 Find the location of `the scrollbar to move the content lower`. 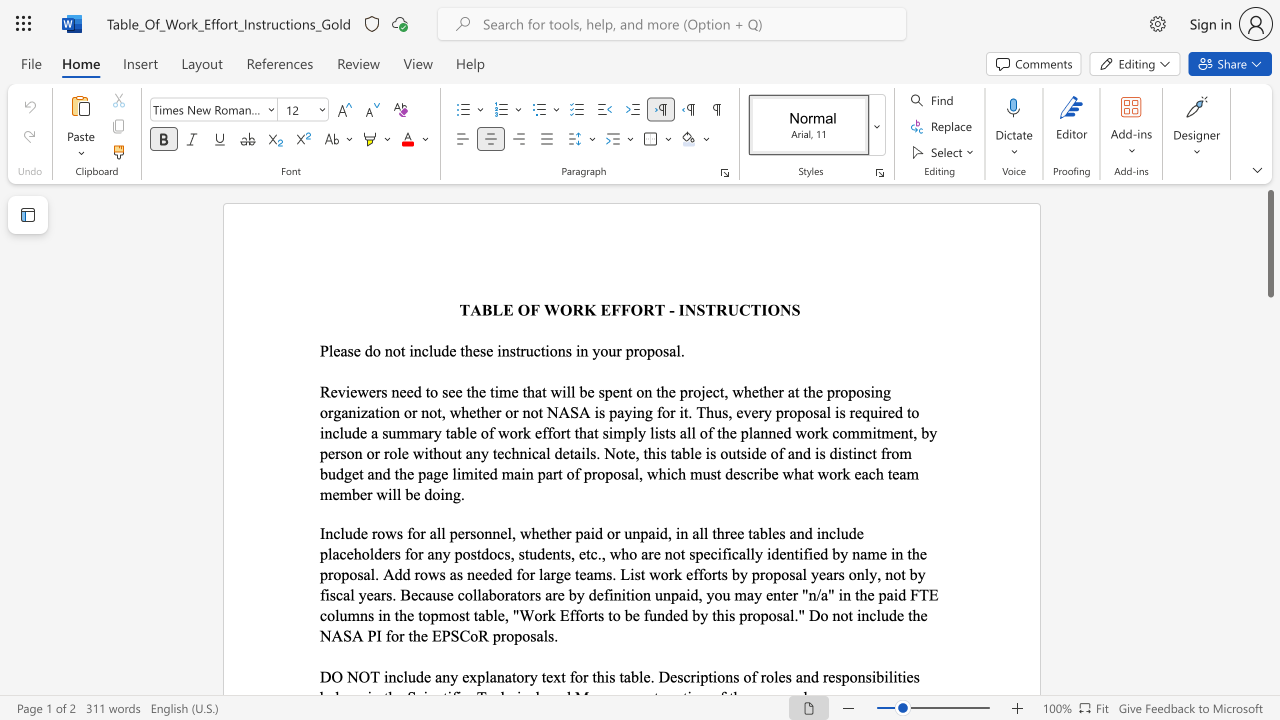

the scrollbar to move the content lower is located at coordinates (1269, 428).